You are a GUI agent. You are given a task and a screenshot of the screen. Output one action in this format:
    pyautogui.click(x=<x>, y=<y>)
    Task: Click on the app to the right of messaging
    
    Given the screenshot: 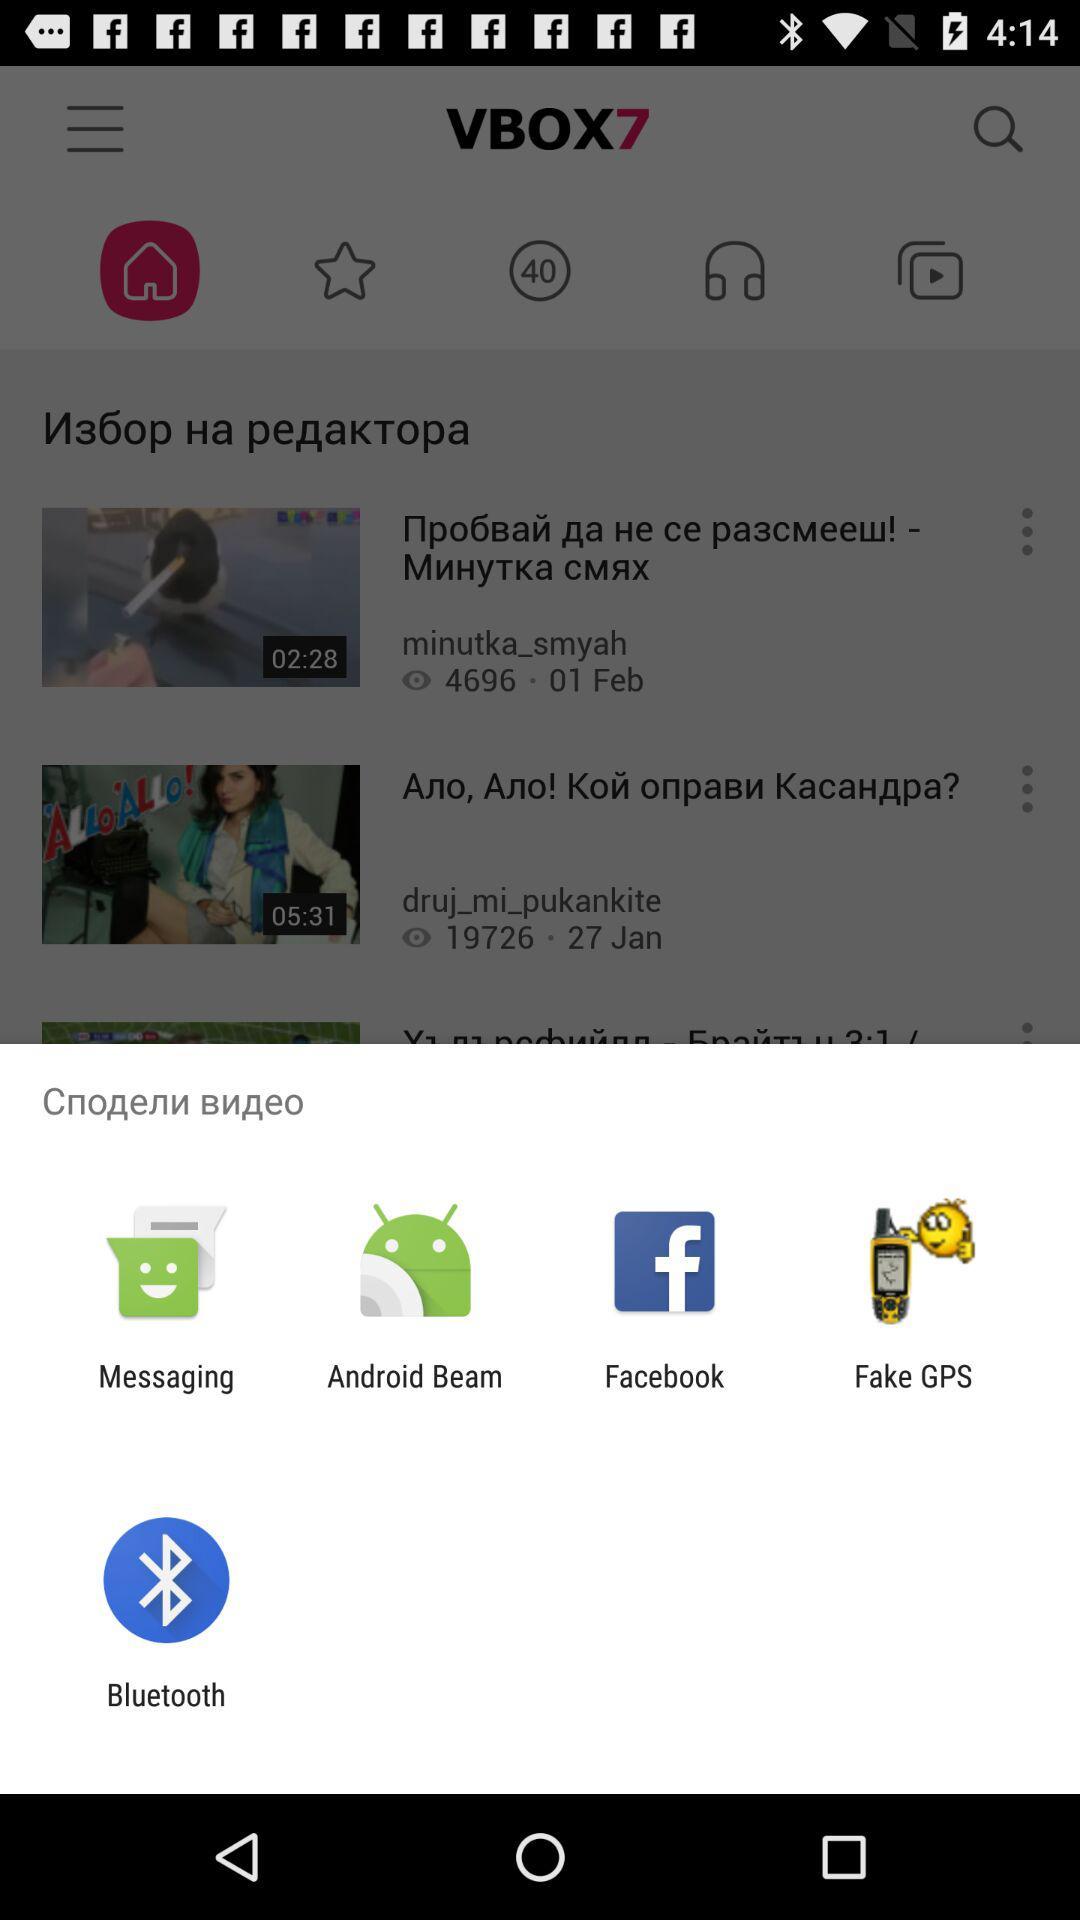 What is the action you would take?
    pyautogui.click(x=414, y=1392)
    